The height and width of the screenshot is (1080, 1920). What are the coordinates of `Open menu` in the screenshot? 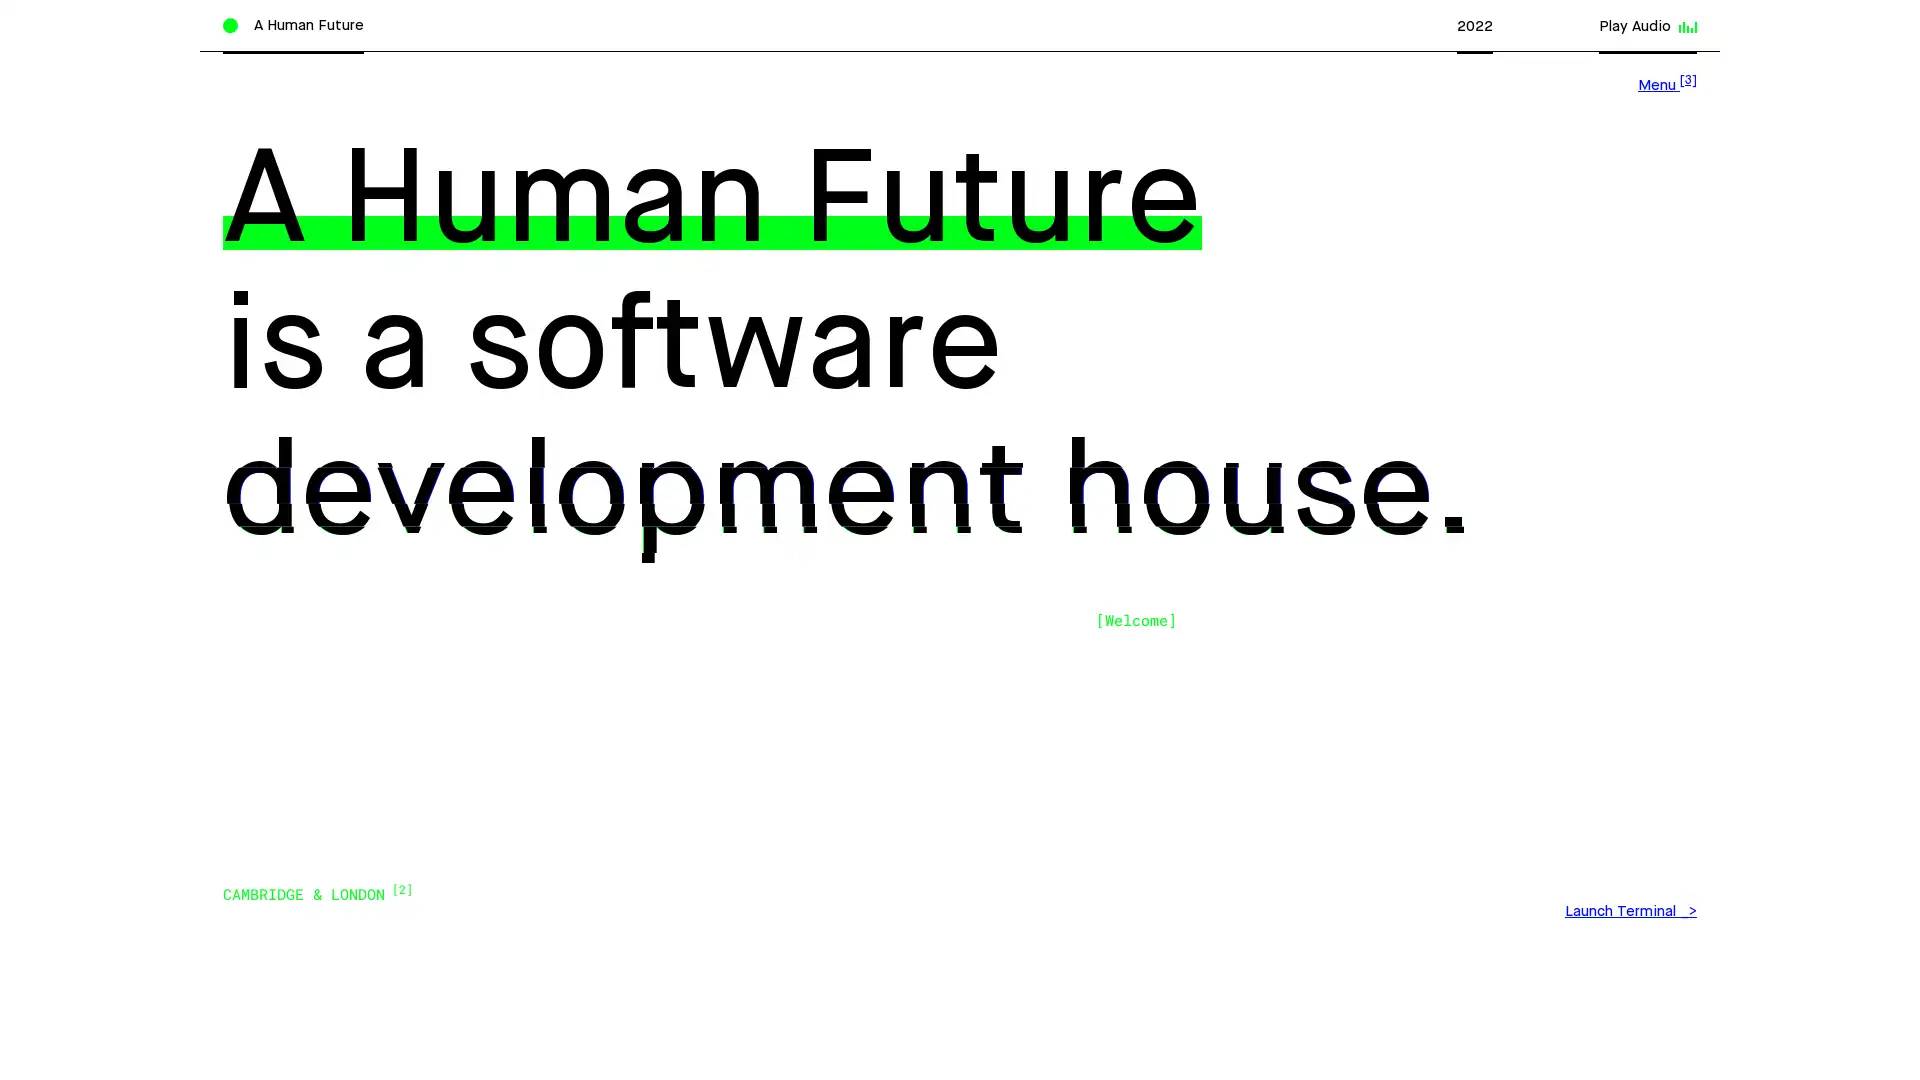 It's located at (1666, 82).